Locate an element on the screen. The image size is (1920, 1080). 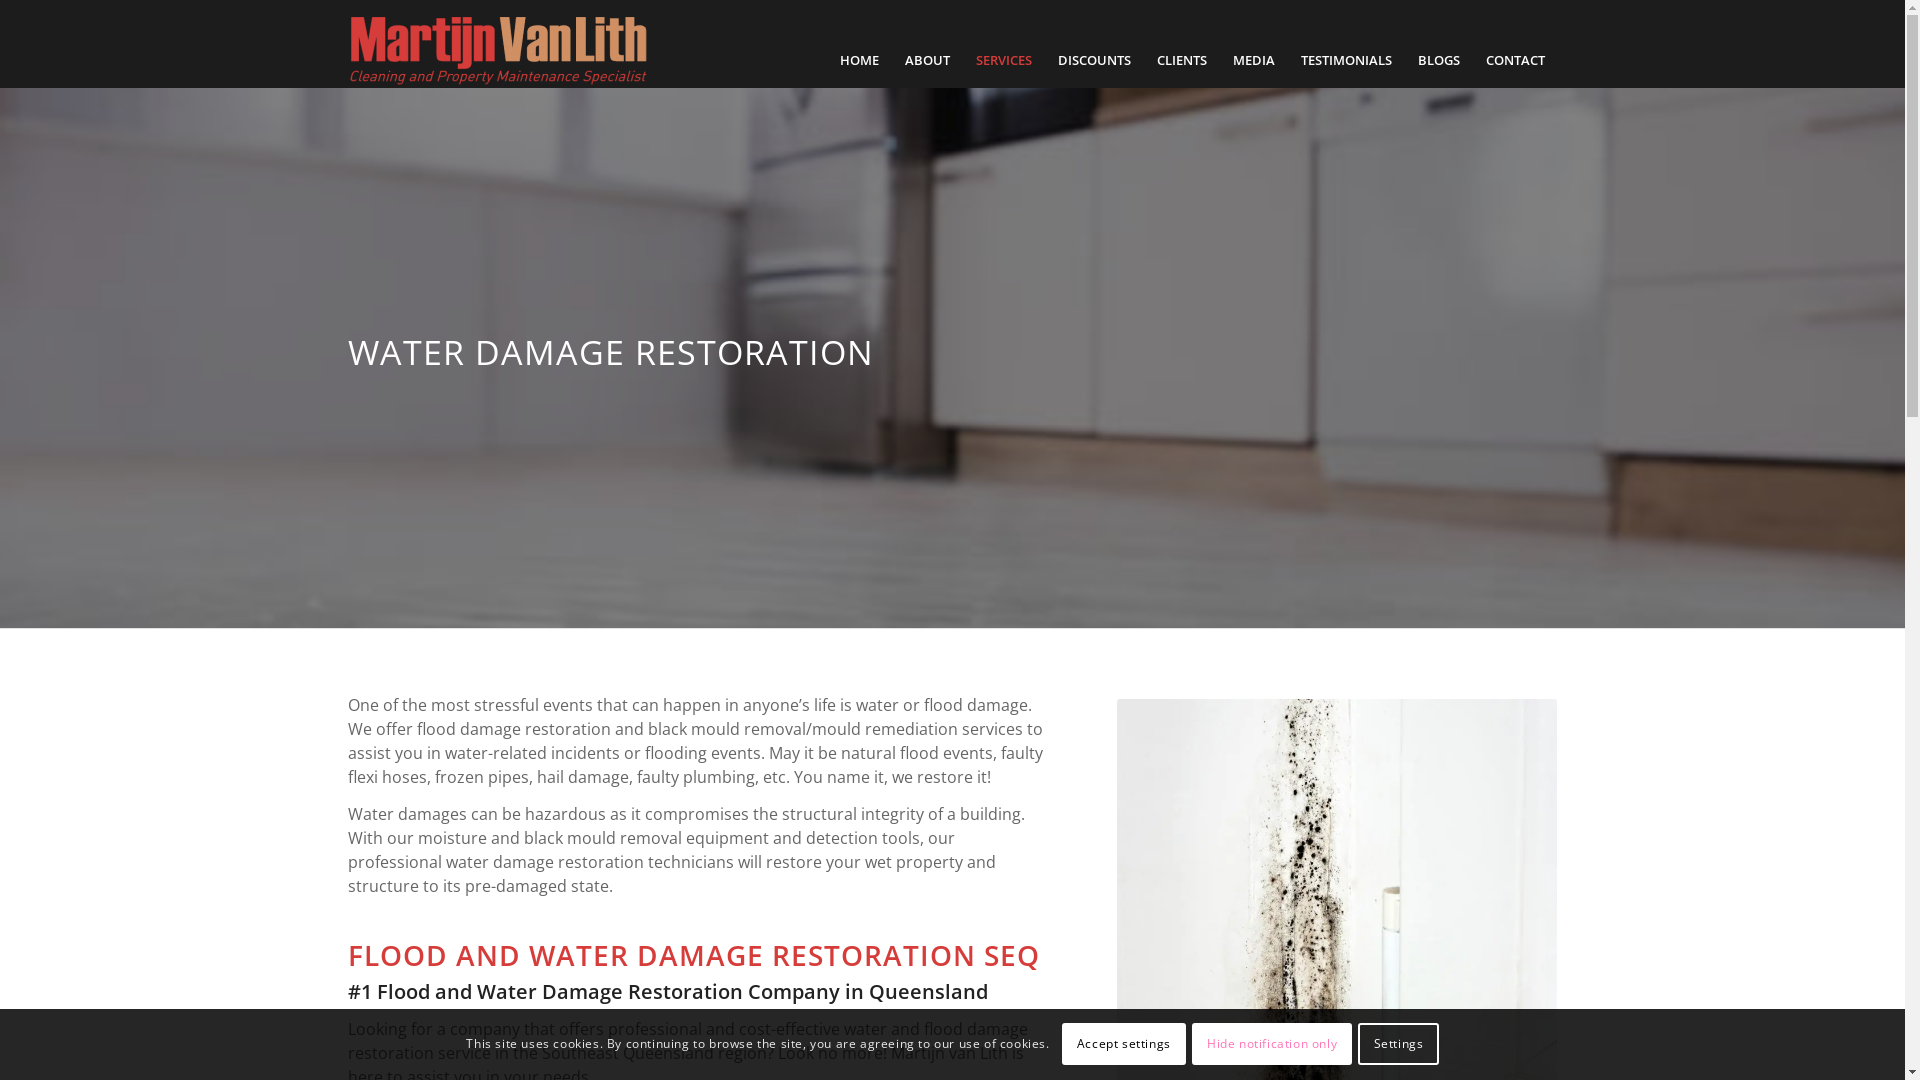
'CLIENTS' is located at coordinates (1143, 59).